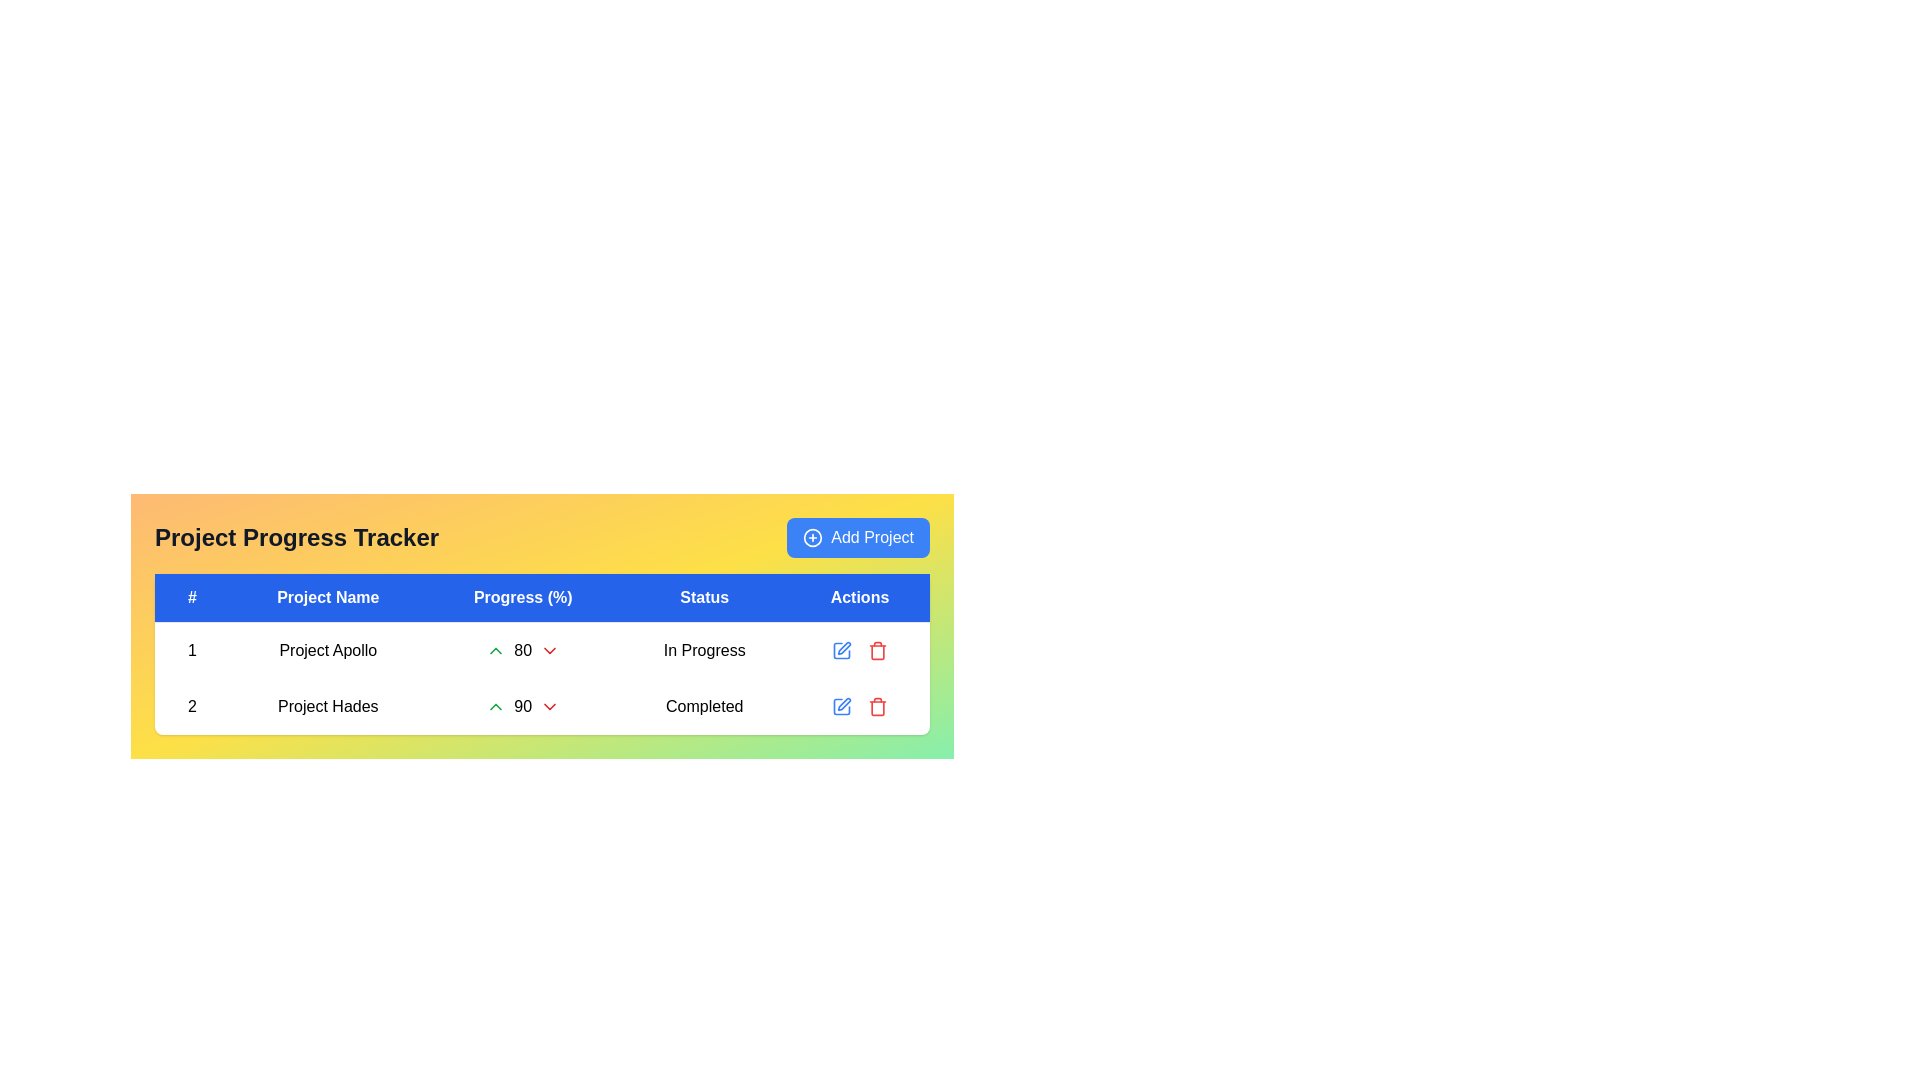  I want to click on the 'Add New Project' button located in the top-right corner of the 'Project Progress Tracker' section, so click(858, 536).